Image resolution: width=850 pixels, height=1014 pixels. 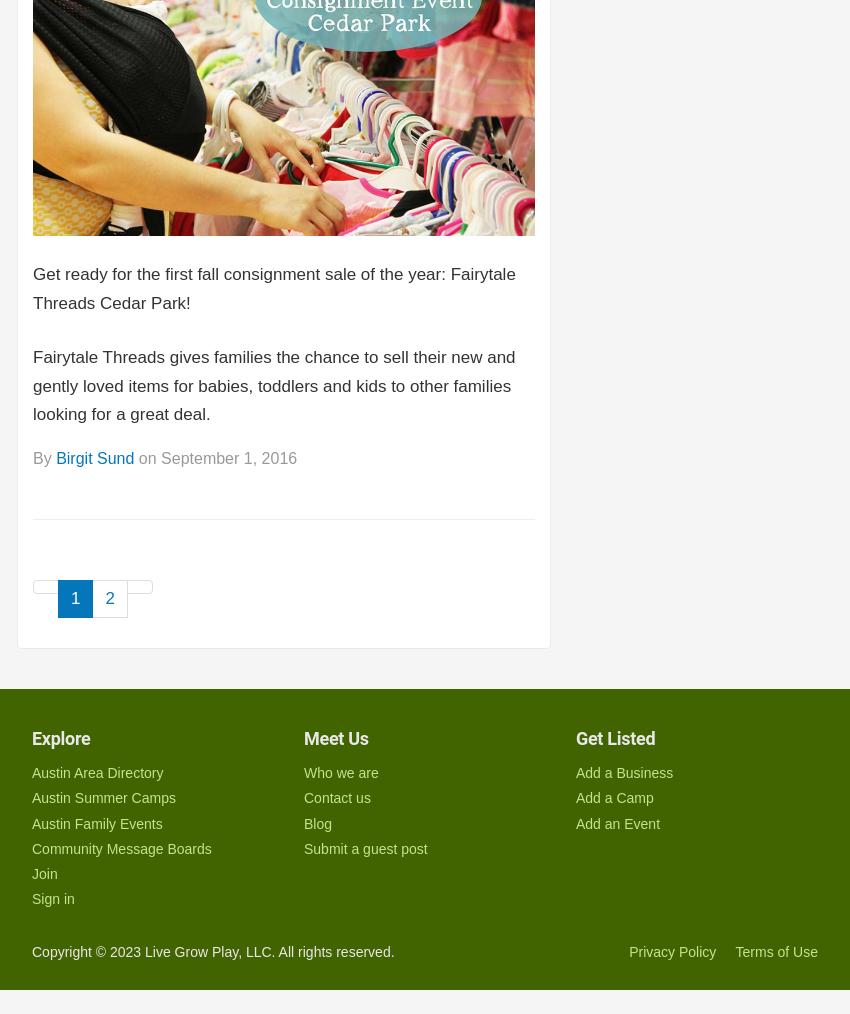 What do you see at coordinates (613, 798) in the screenshot?
I see `'Add a Camp'` at bounding box center [613, 798].